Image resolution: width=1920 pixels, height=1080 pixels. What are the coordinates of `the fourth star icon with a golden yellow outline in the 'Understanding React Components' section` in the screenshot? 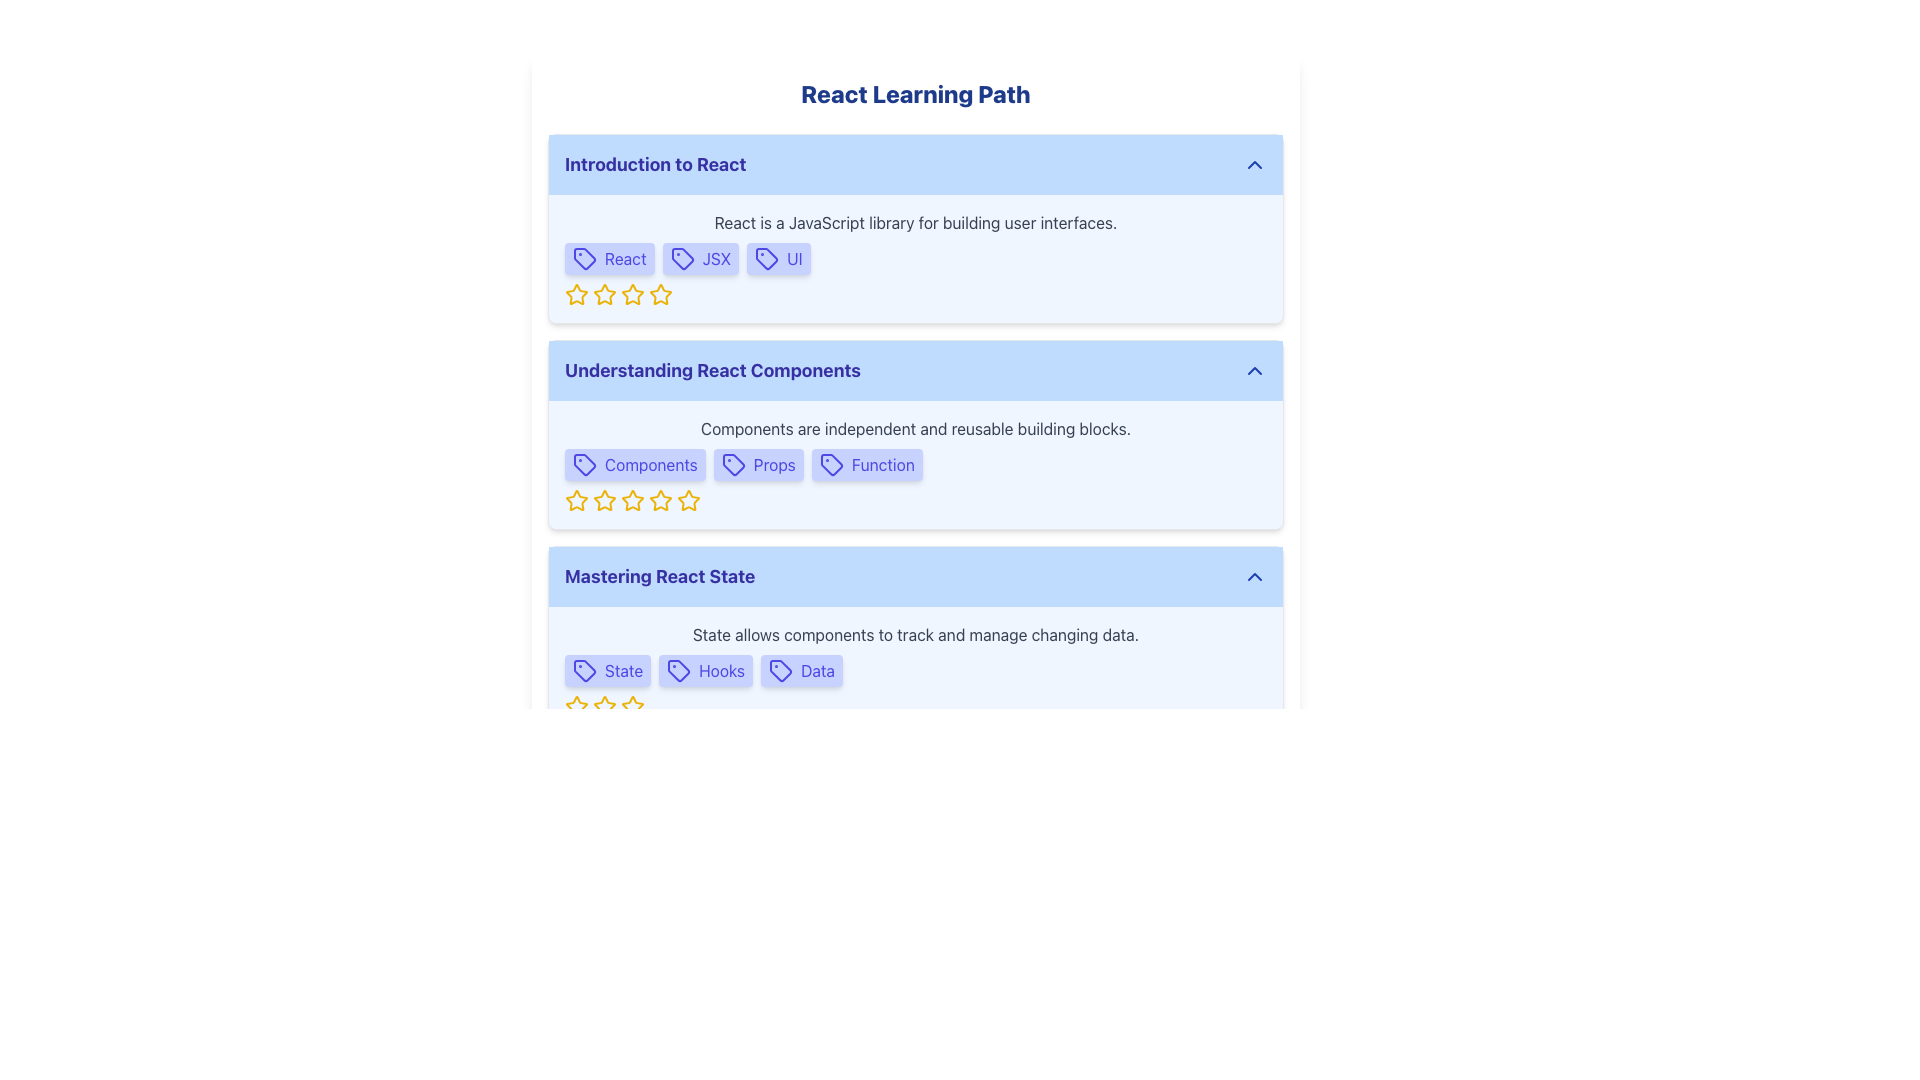 It's located at (660, 499).